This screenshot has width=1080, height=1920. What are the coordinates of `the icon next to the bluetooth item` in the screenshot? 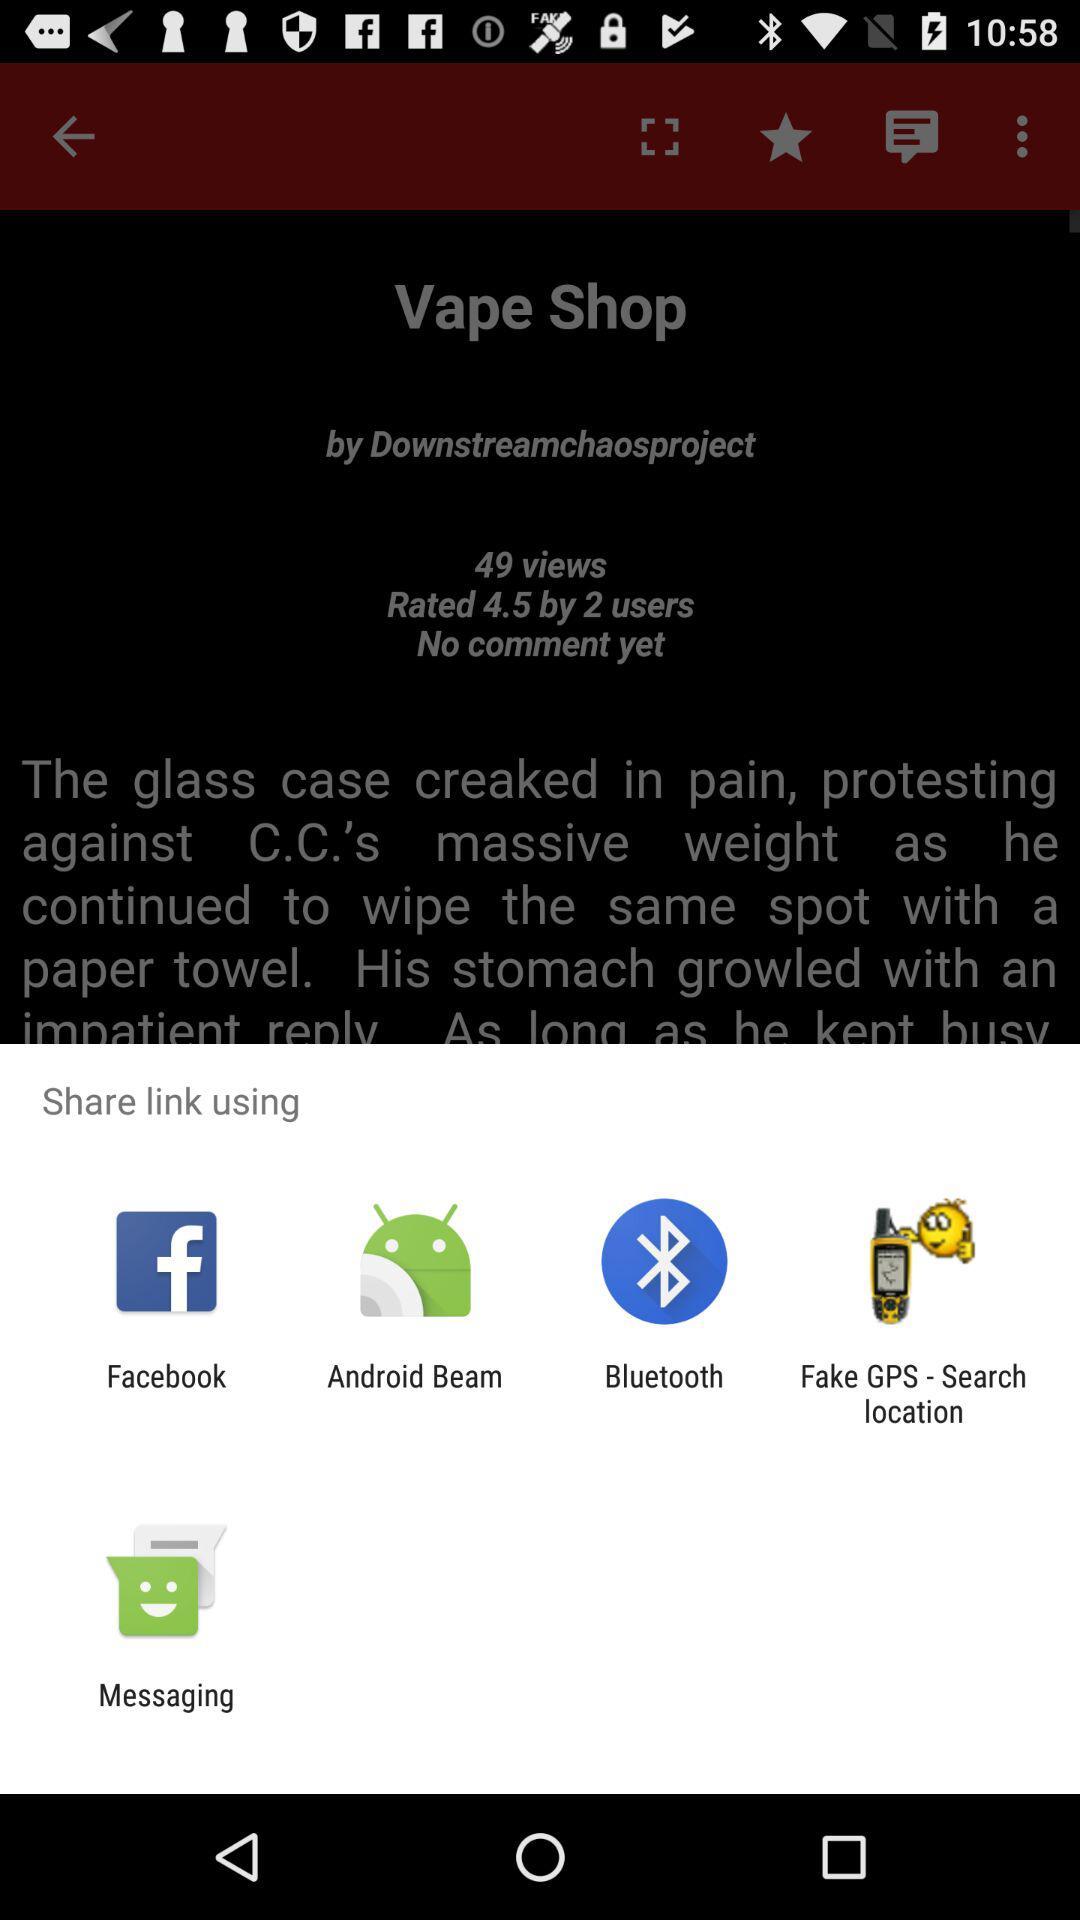 It's located at (414, 1392).